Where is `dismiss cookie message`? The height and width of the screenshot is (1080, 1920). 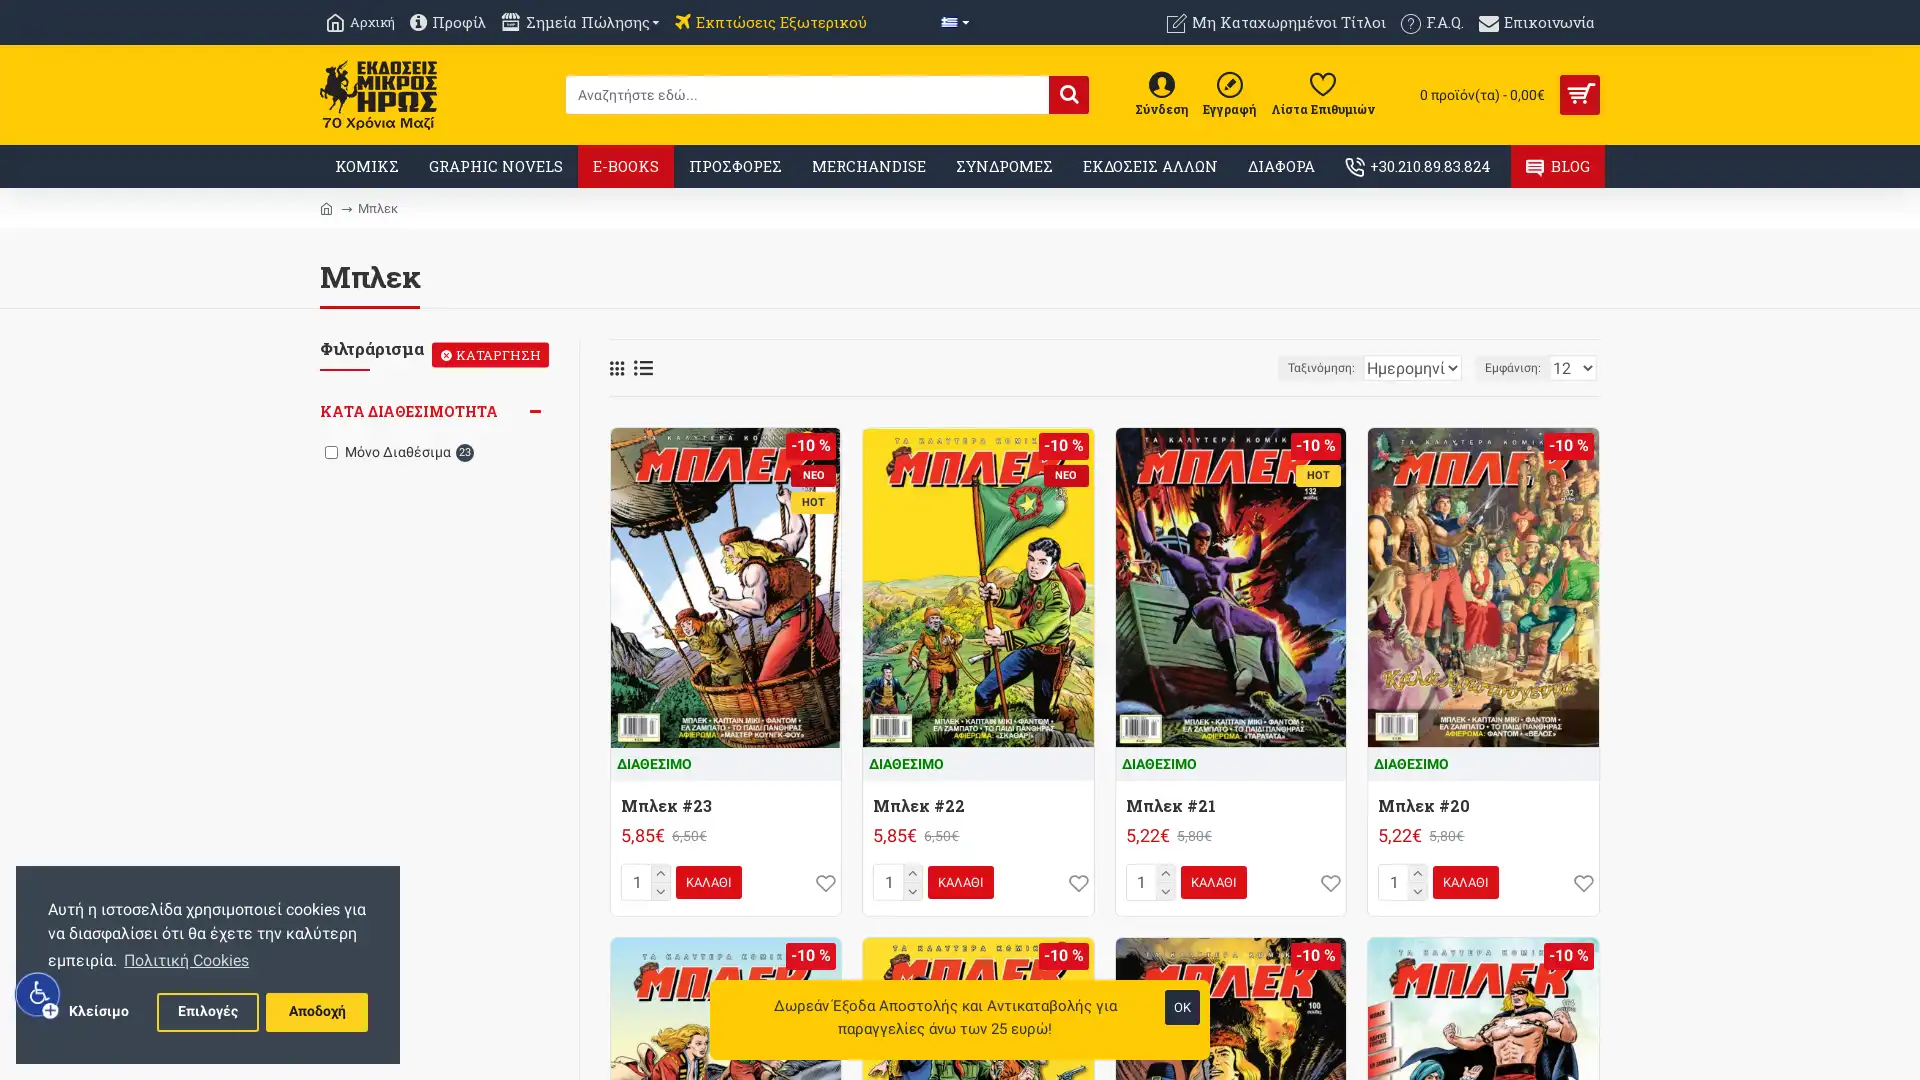
dismiss cookie message is located at coordinates (97, 1011).